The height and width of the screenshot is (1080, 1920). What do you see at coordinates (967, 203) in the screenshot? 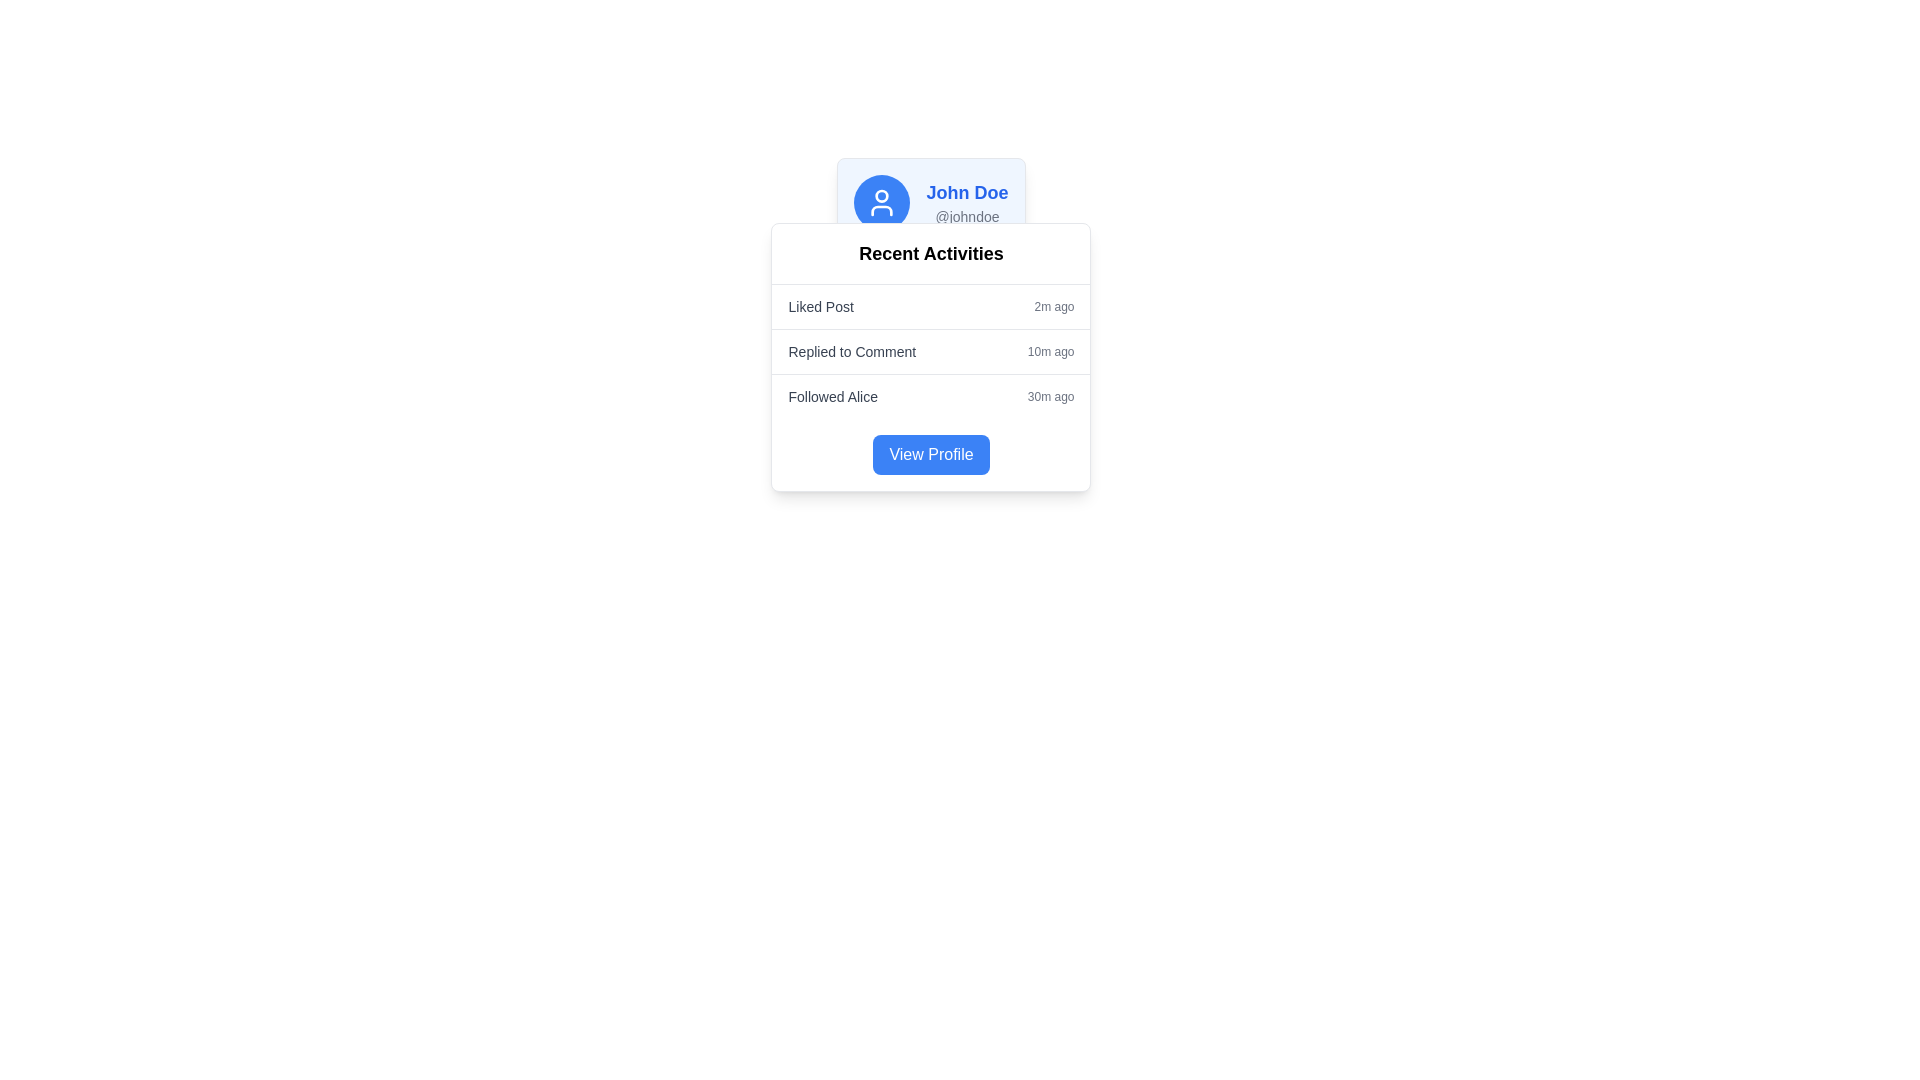
I see `the text display that shows the username and handle, styled with the name in bold blue and the handle in smaller gray font, located in the top section of the interface` at bounding box center [967, 203].